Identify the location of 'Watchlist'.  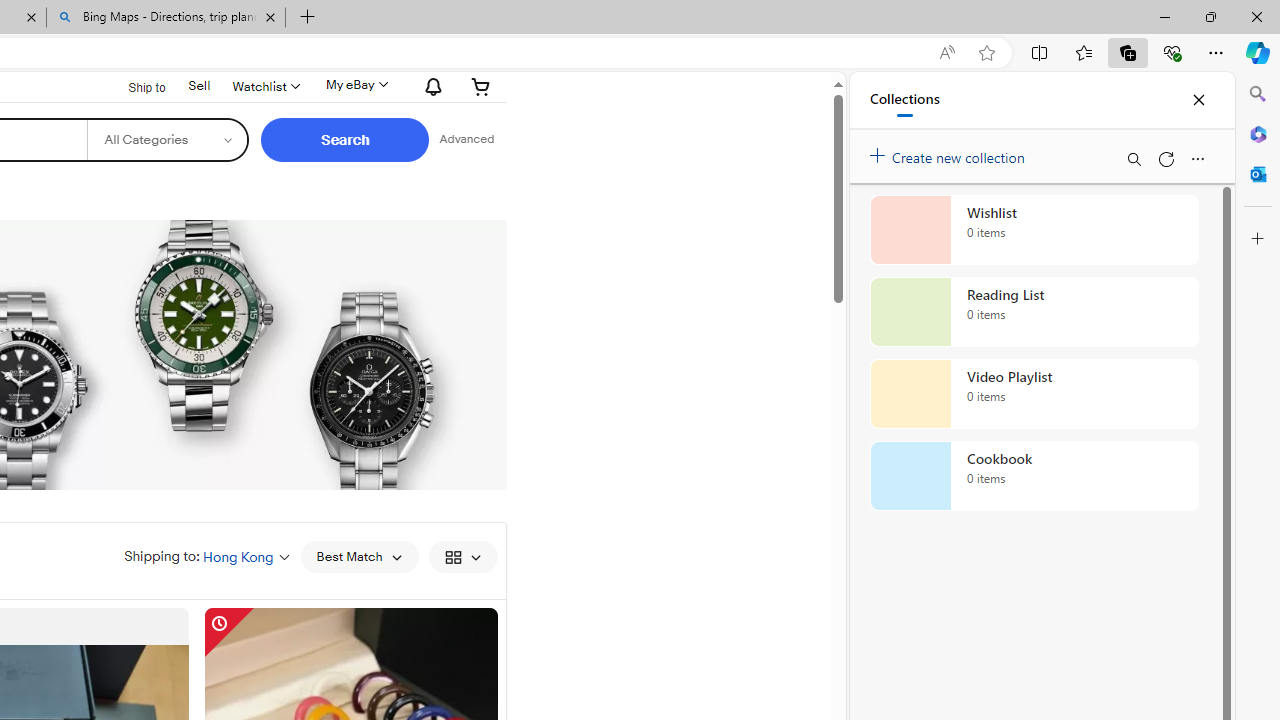
(263, 85).